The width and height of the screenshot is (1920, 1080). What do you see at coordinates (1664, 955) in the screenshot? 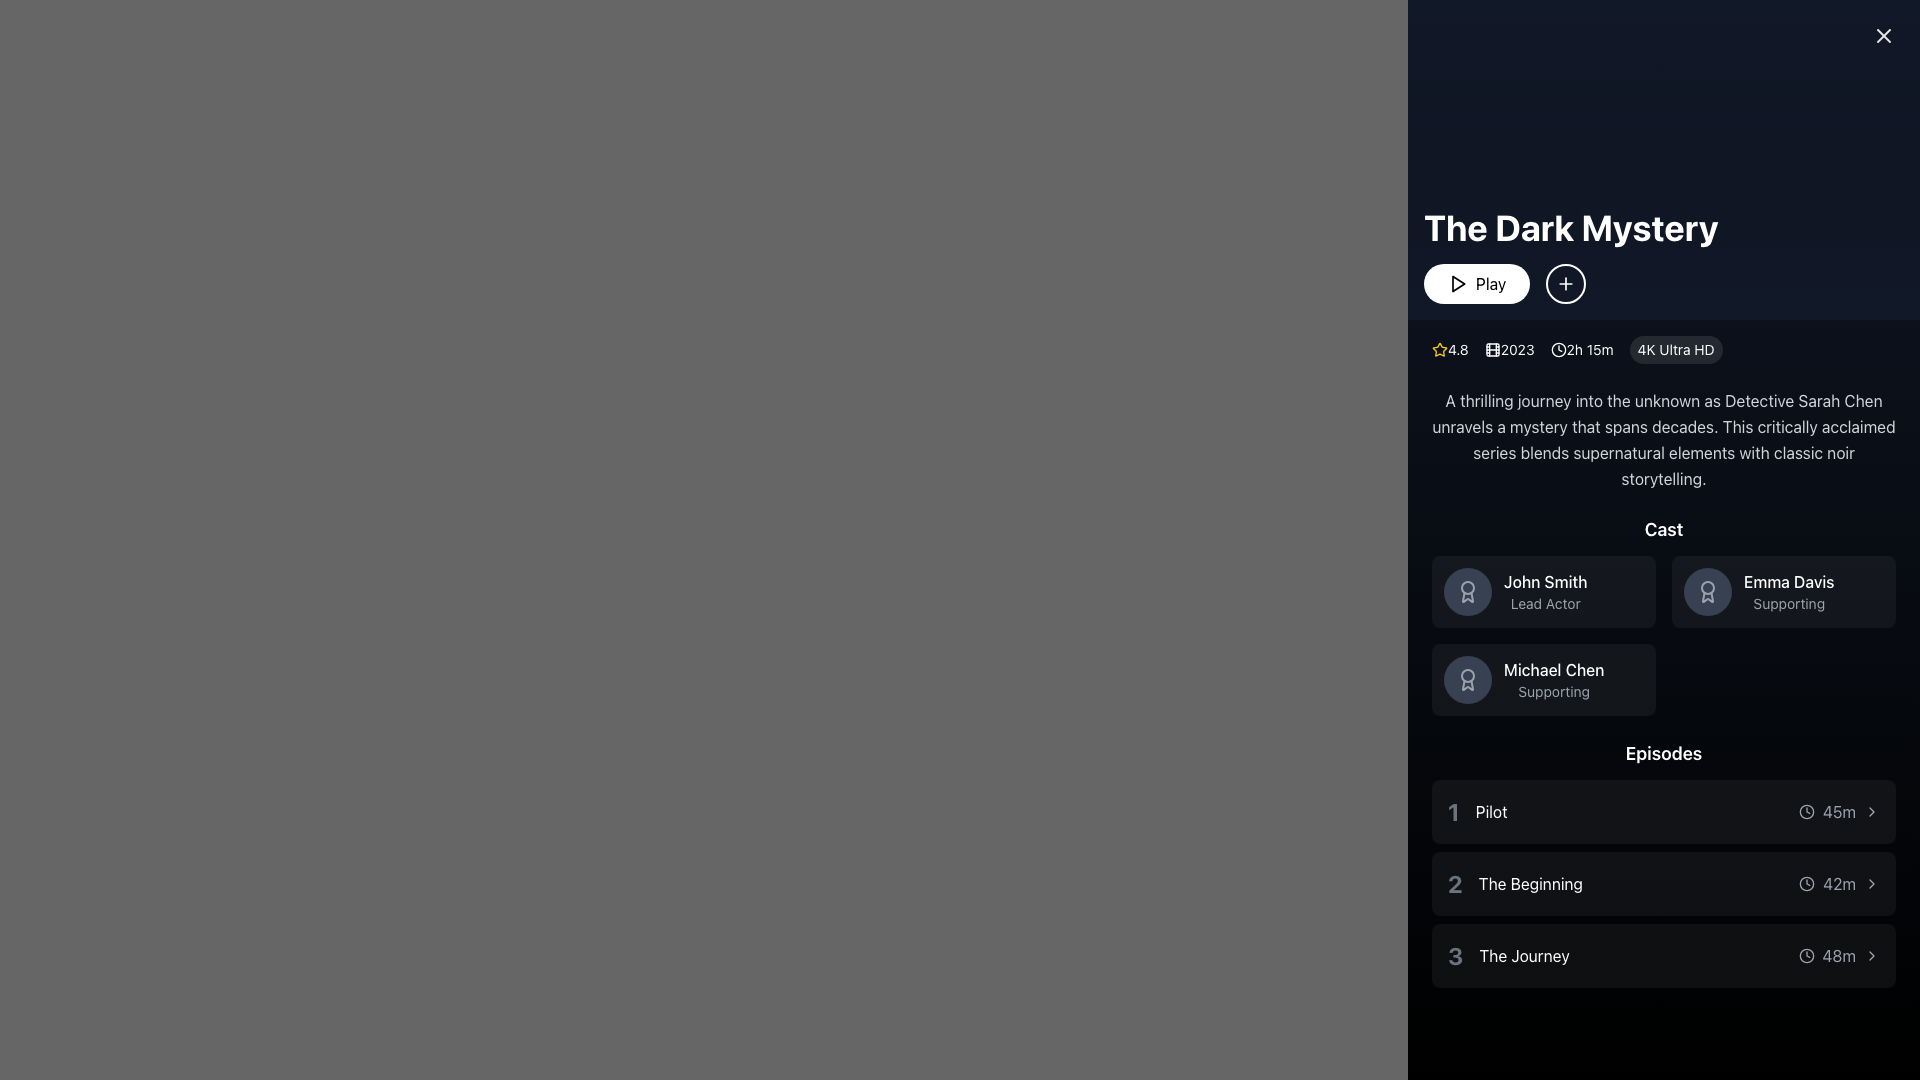
I see `the third Interactive List Item in the Episodes section, which displays details for the episode 'The Journey'` at bounding box center [1664, 955].